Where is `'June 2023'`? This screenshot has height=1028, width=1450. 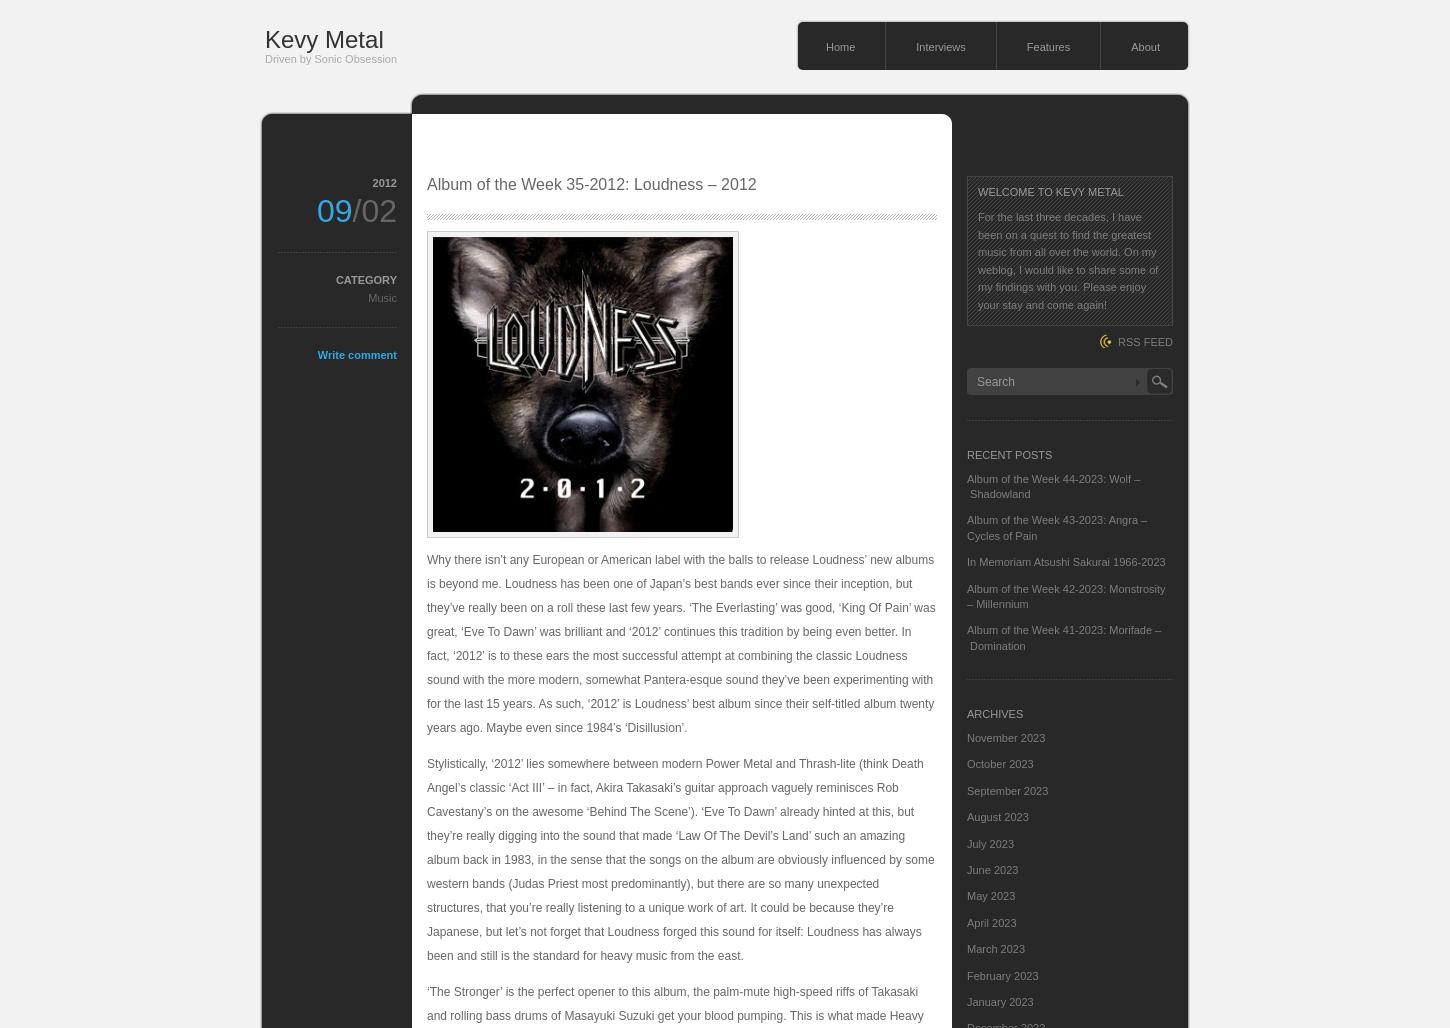 'June 2023' is located at coordinates (967, 868).